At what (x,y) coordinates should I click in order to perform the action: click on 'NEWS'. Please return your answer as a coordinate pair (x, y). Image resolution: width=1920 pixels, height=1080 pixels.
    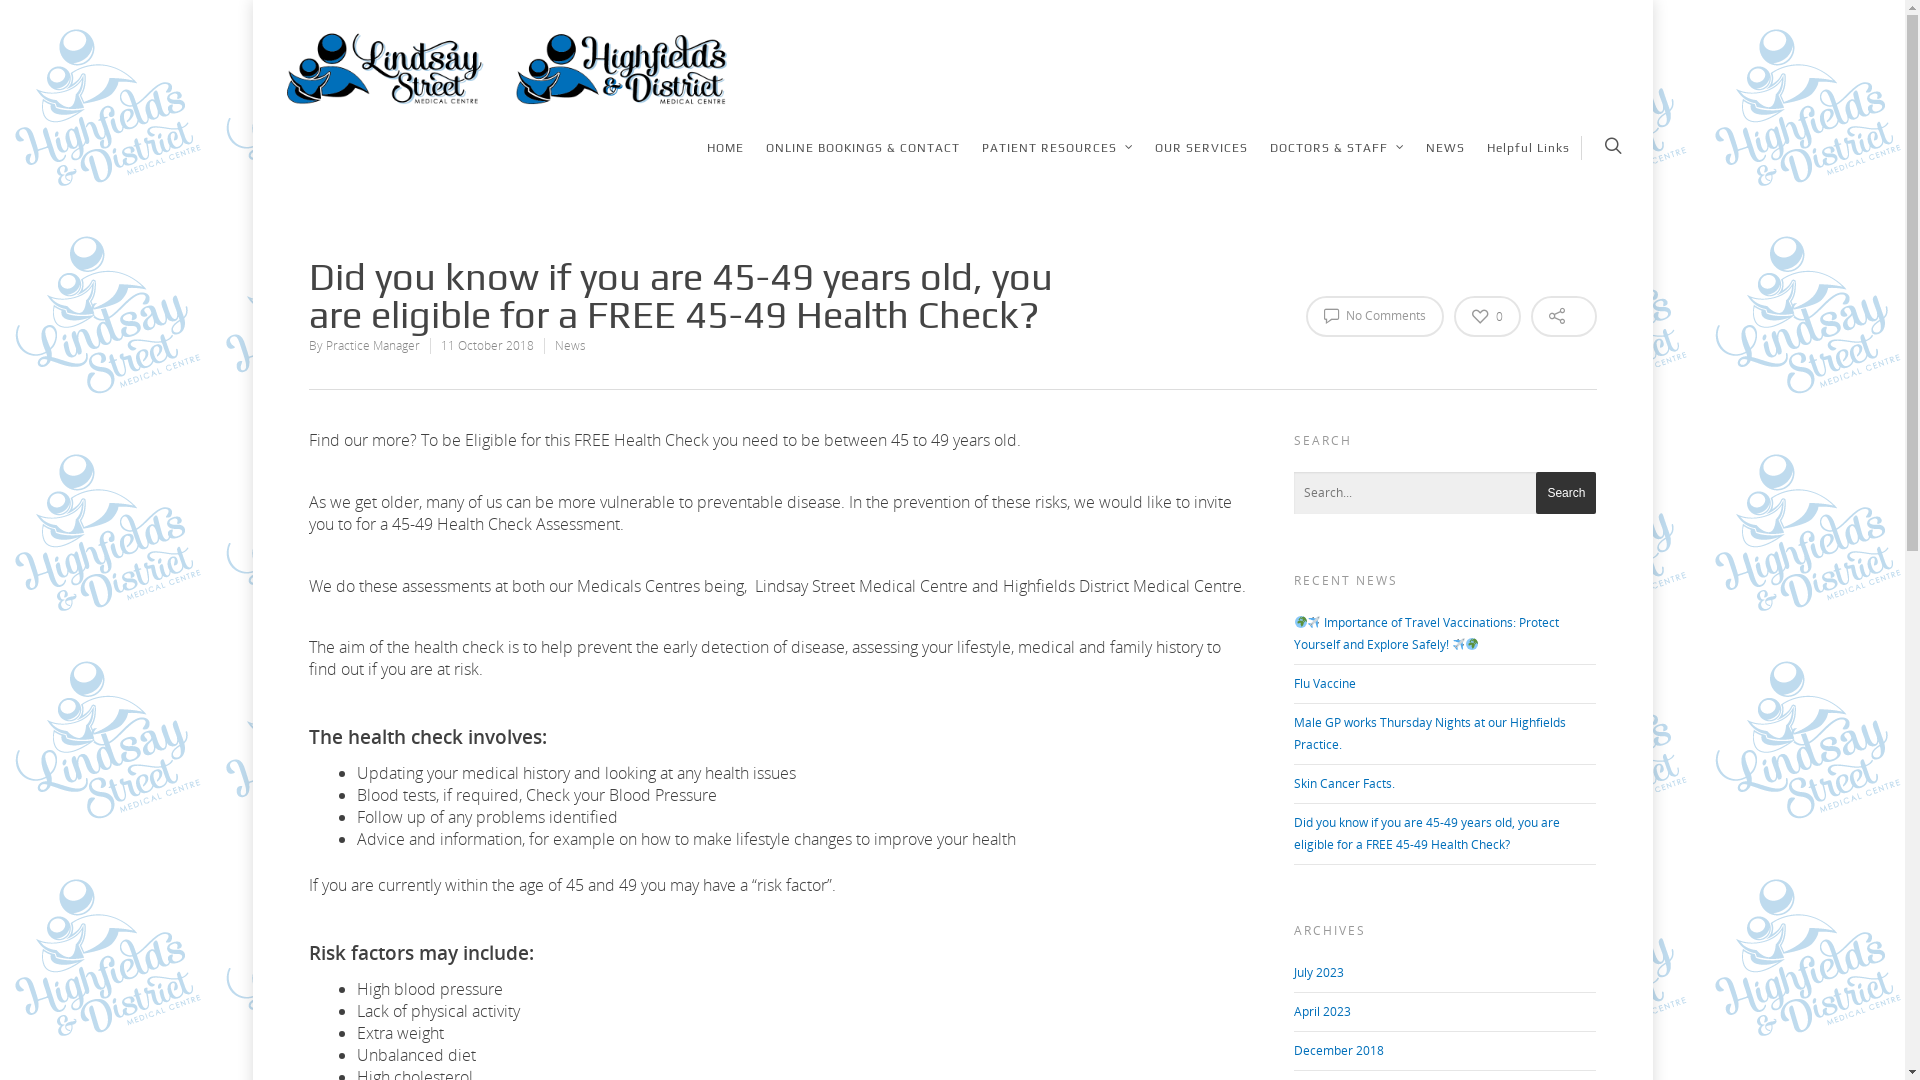
    Looking at the image, I should click on (1415, 161).